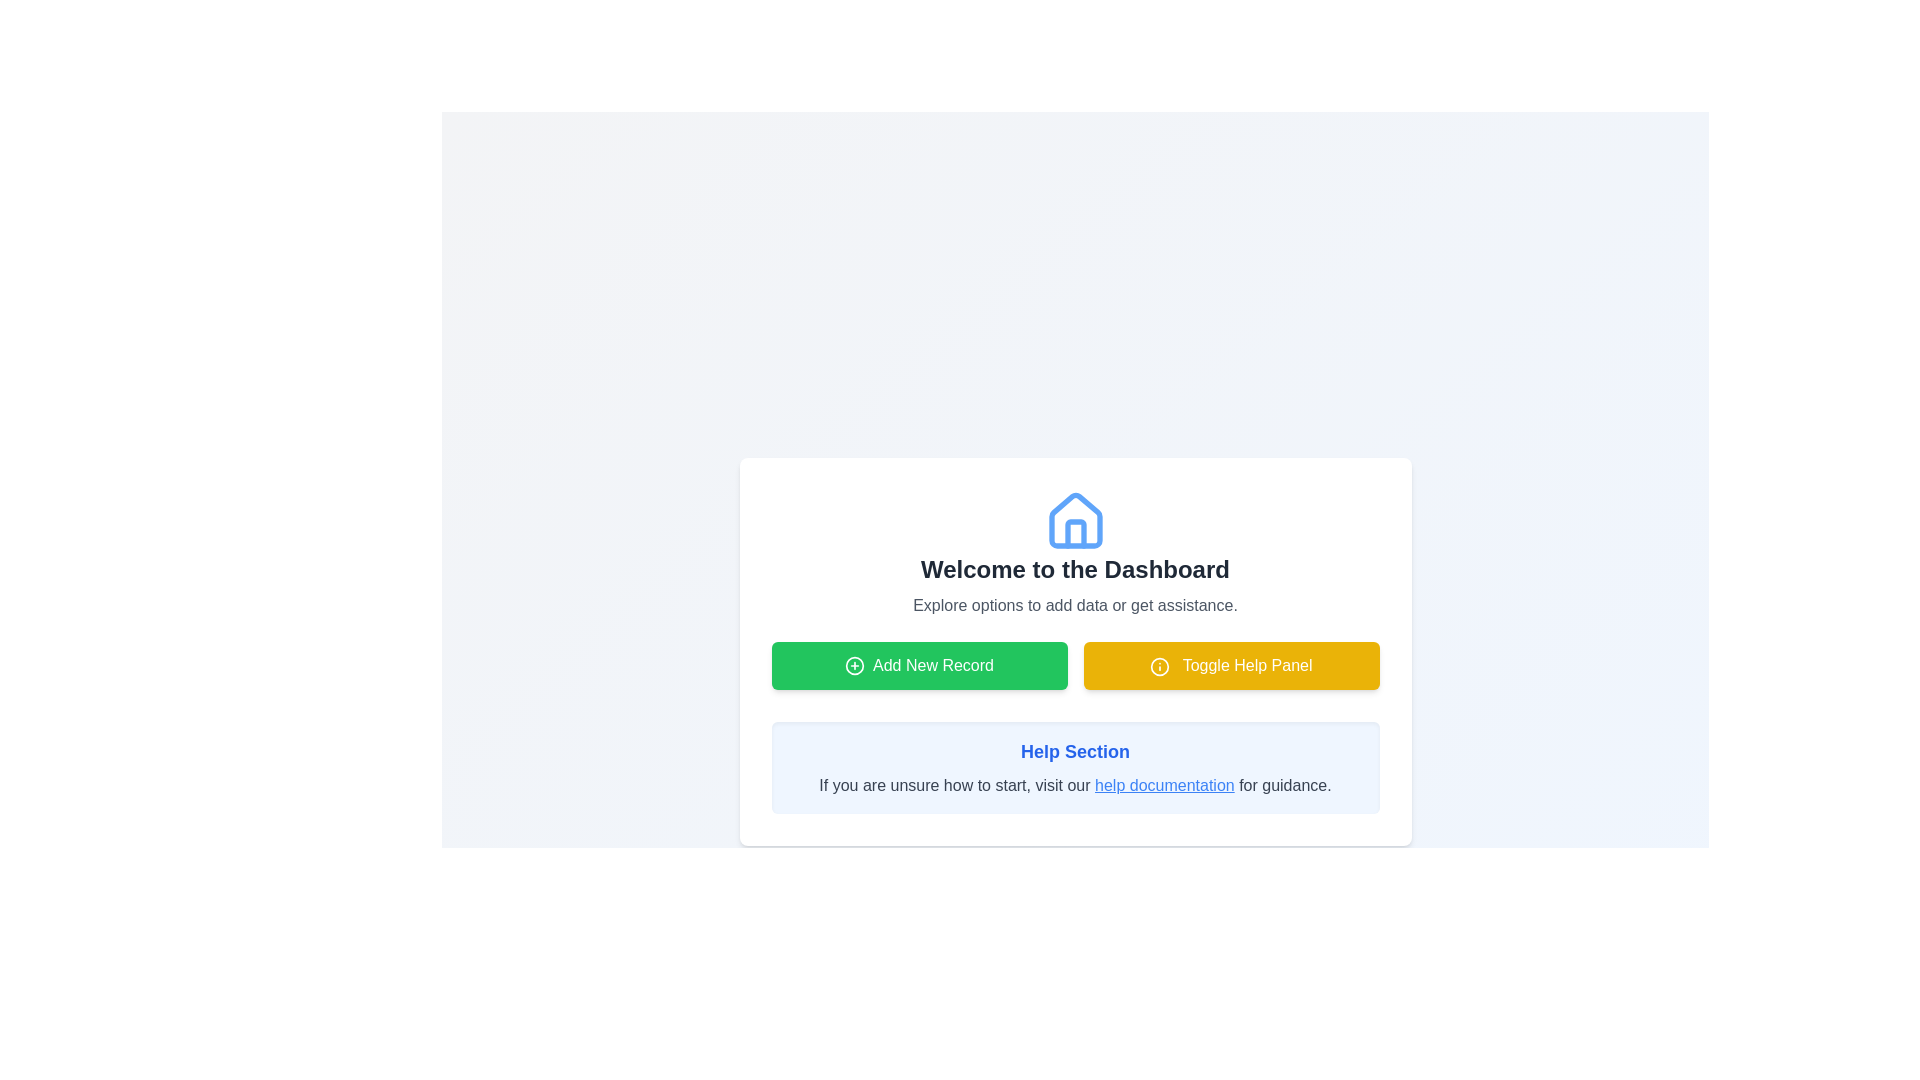 This screenshot has width=1920, height=1080. What do you see at coordinates (1230, 666) in the screenshot?
I see `the 'Toggle Help Panel' button, which has an orange background and an information icon` at bounding box center [1230, 666].